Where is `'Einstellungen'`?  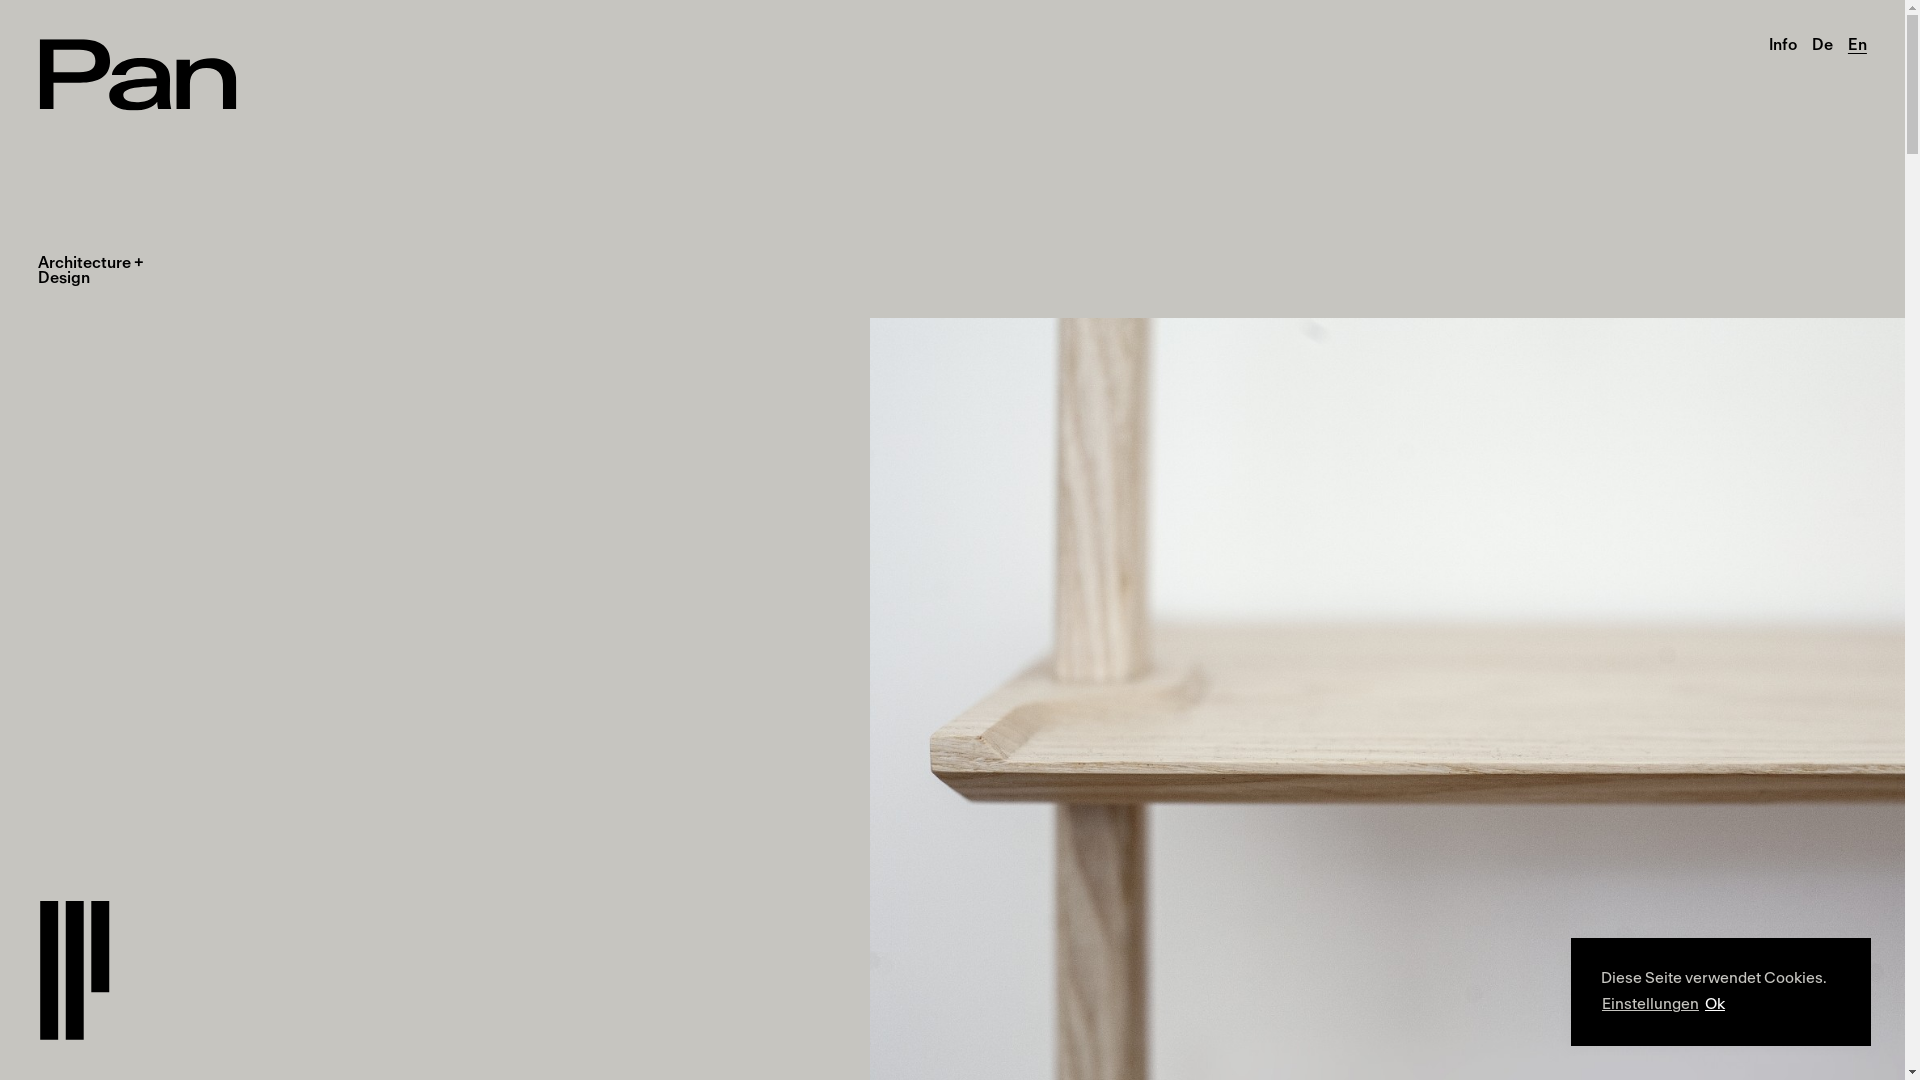
'Einstellungen' is located at coordinates (1602, 1005).